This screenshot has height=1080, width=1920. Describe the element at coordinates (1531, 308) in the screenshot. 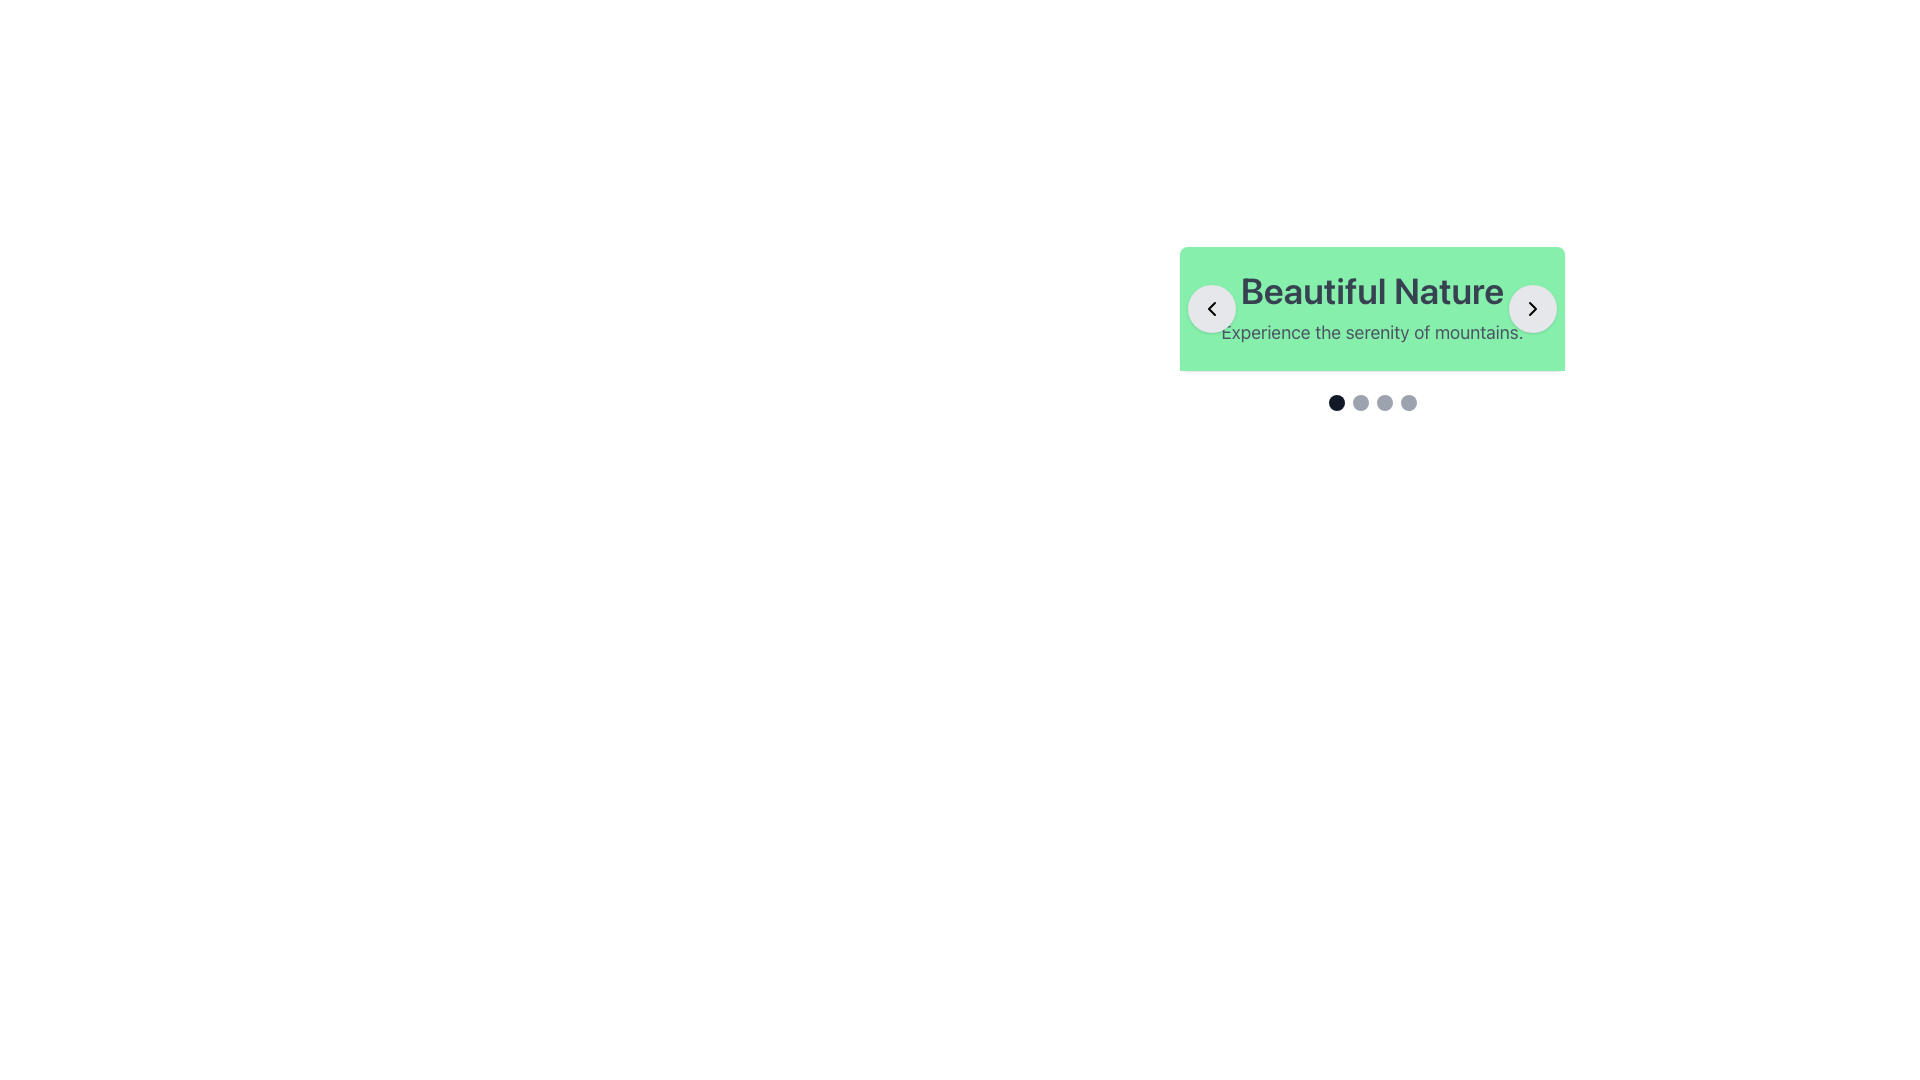

I see `the right-pointing chevron icon within the circular gray button located at the far right of the green panel labeled 'Beautiful Nature'` at that location.